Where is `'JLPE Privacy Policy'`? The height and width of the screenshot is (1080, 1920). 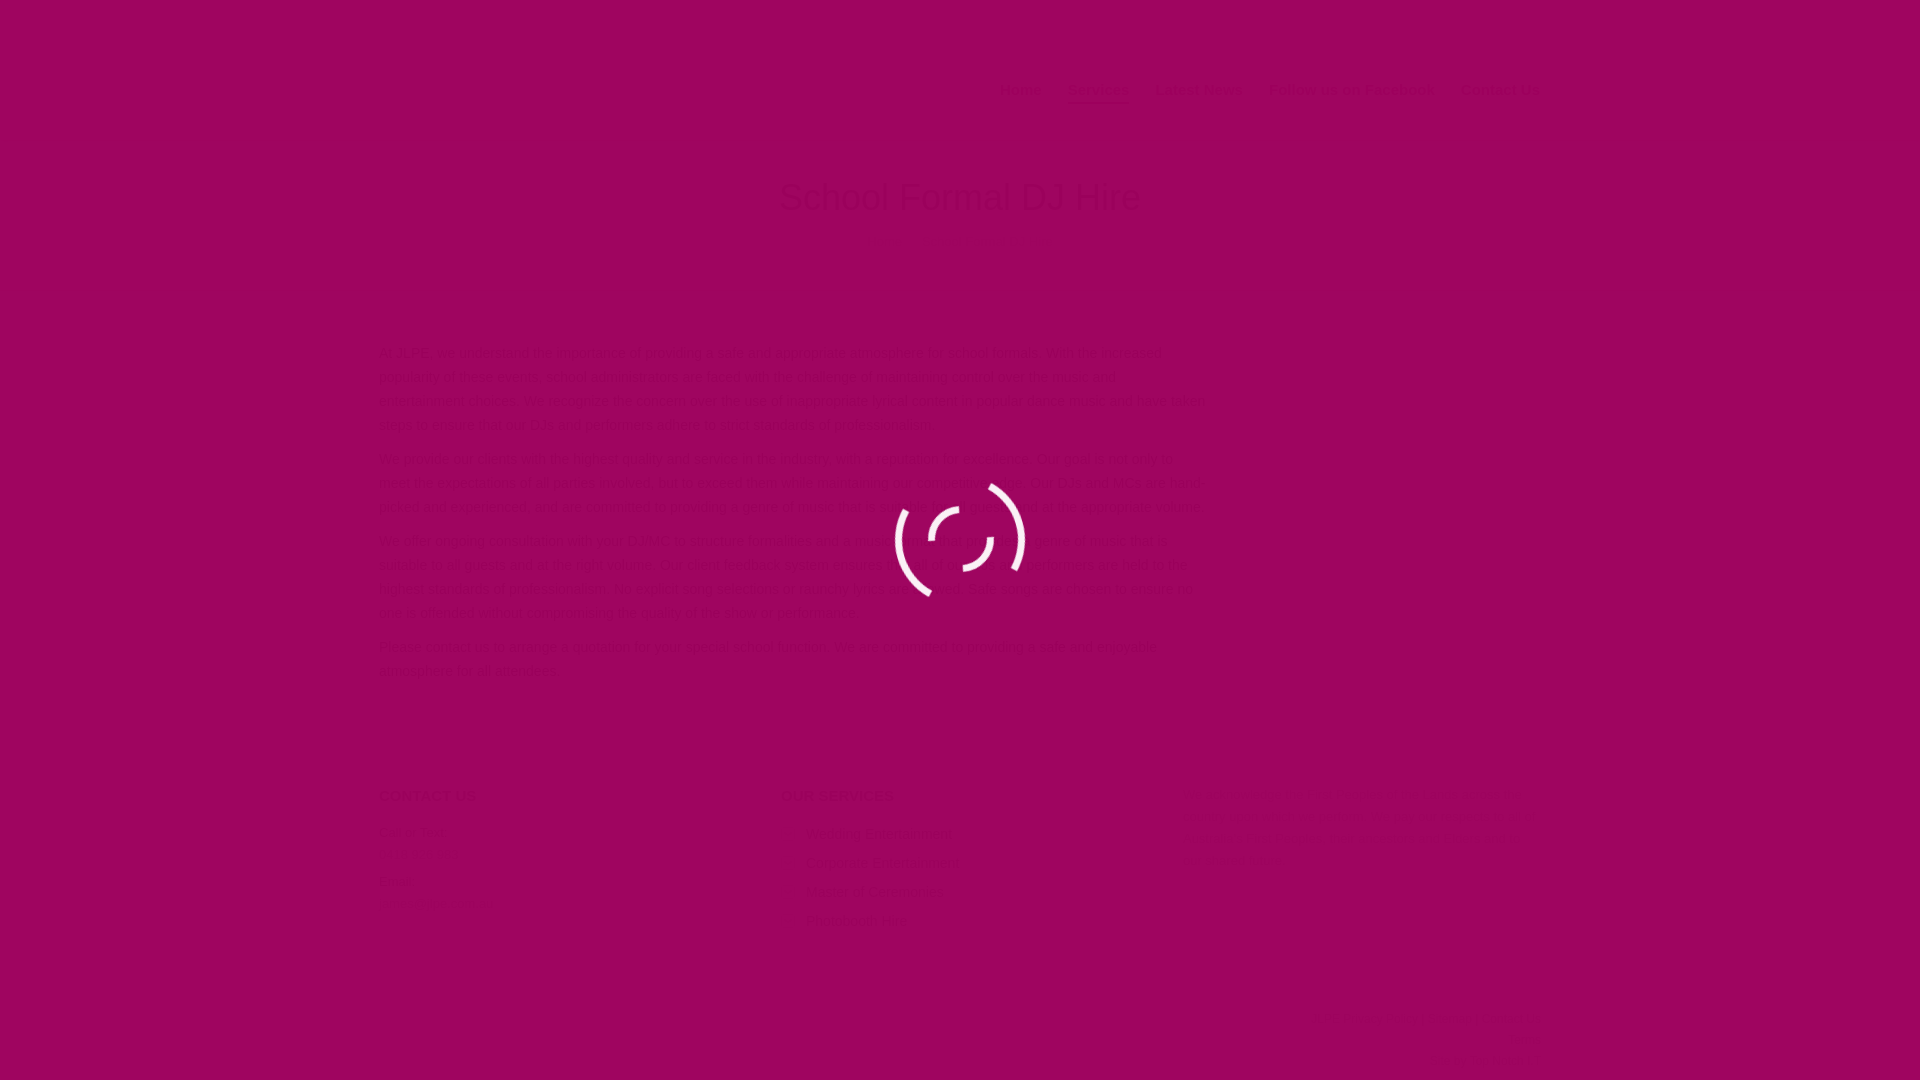 'JLPE Privacy Policy' is located at coordinates (1310, 1018).